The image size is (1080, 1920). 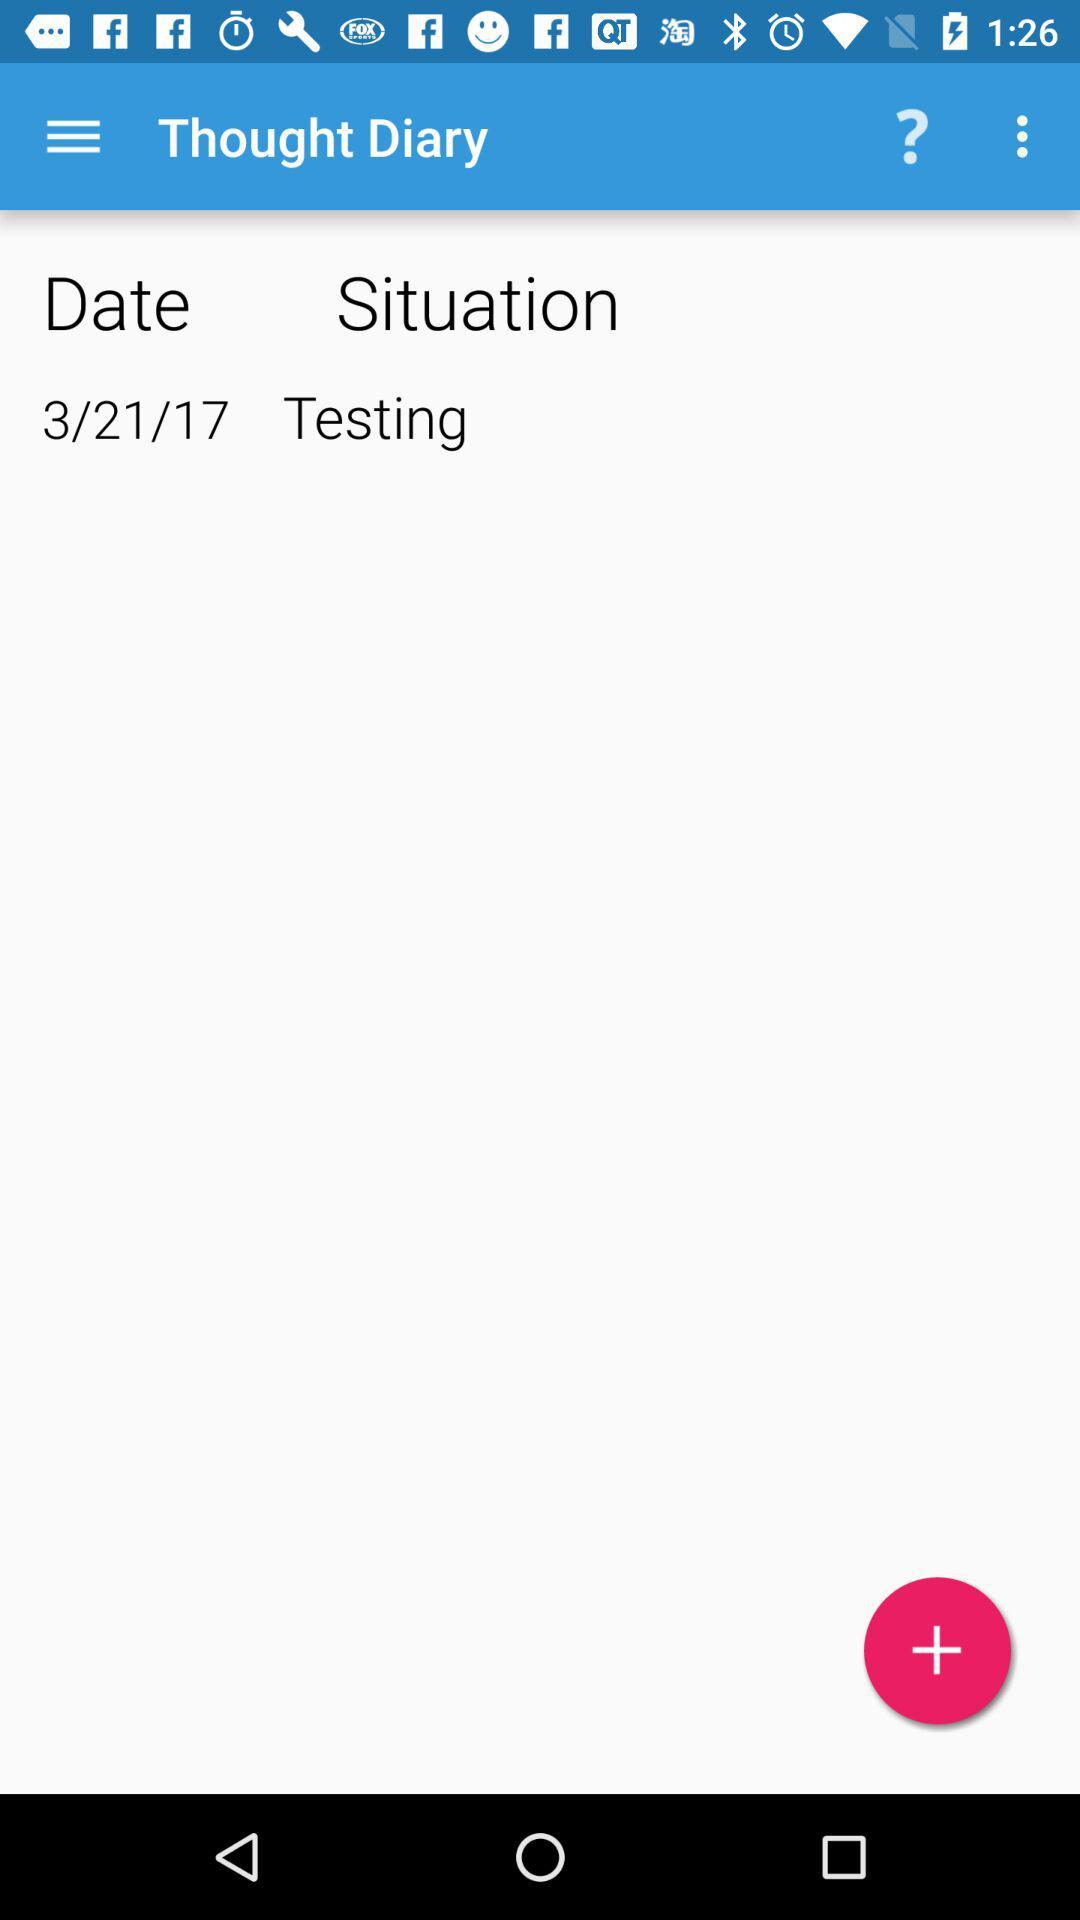 I want to click on icon next to the thought diary, so click(x=72, y=135).